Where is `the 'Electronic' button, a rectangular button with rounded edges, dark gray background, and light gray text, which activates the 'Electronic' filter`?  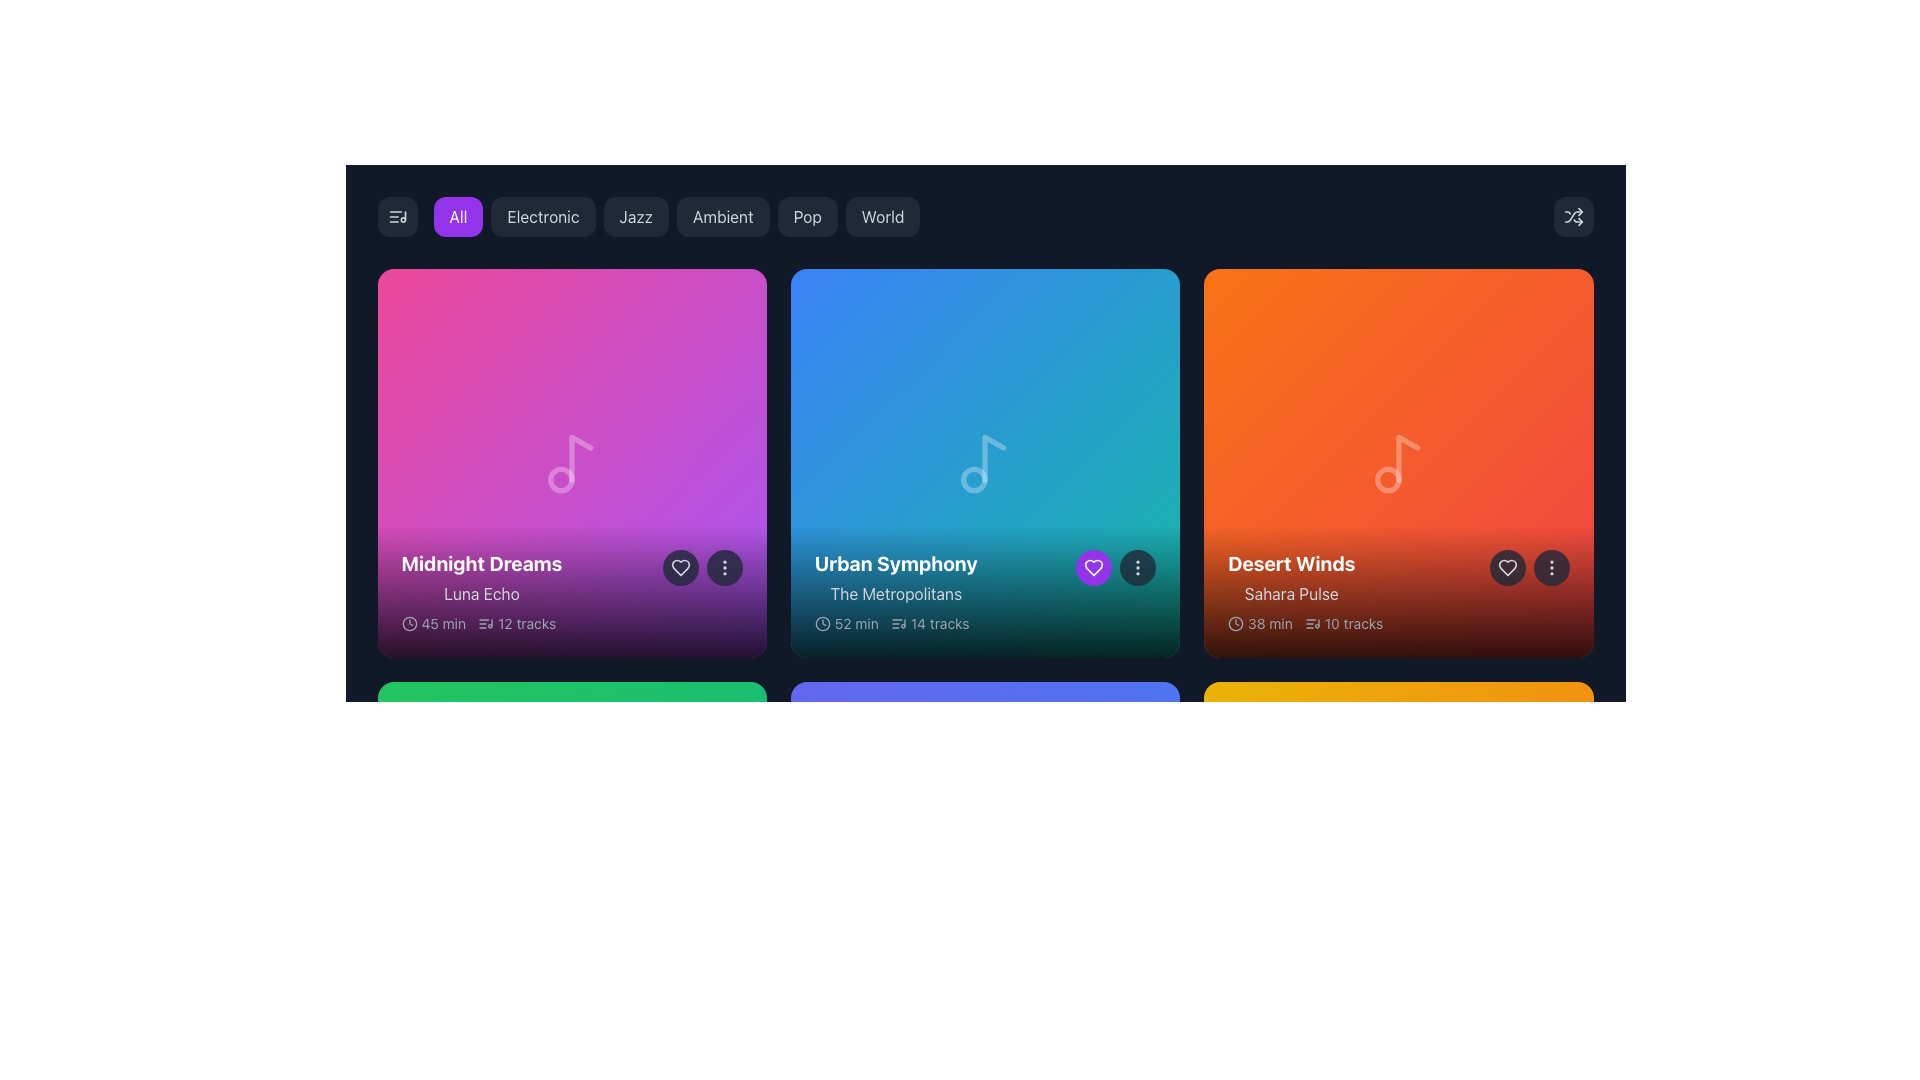
the 'Electronic' button, a rectangular button with rounded edges, dark gray background, and light gray text, which activates the 'Electronic' filter is located at coordinates (543, 216).